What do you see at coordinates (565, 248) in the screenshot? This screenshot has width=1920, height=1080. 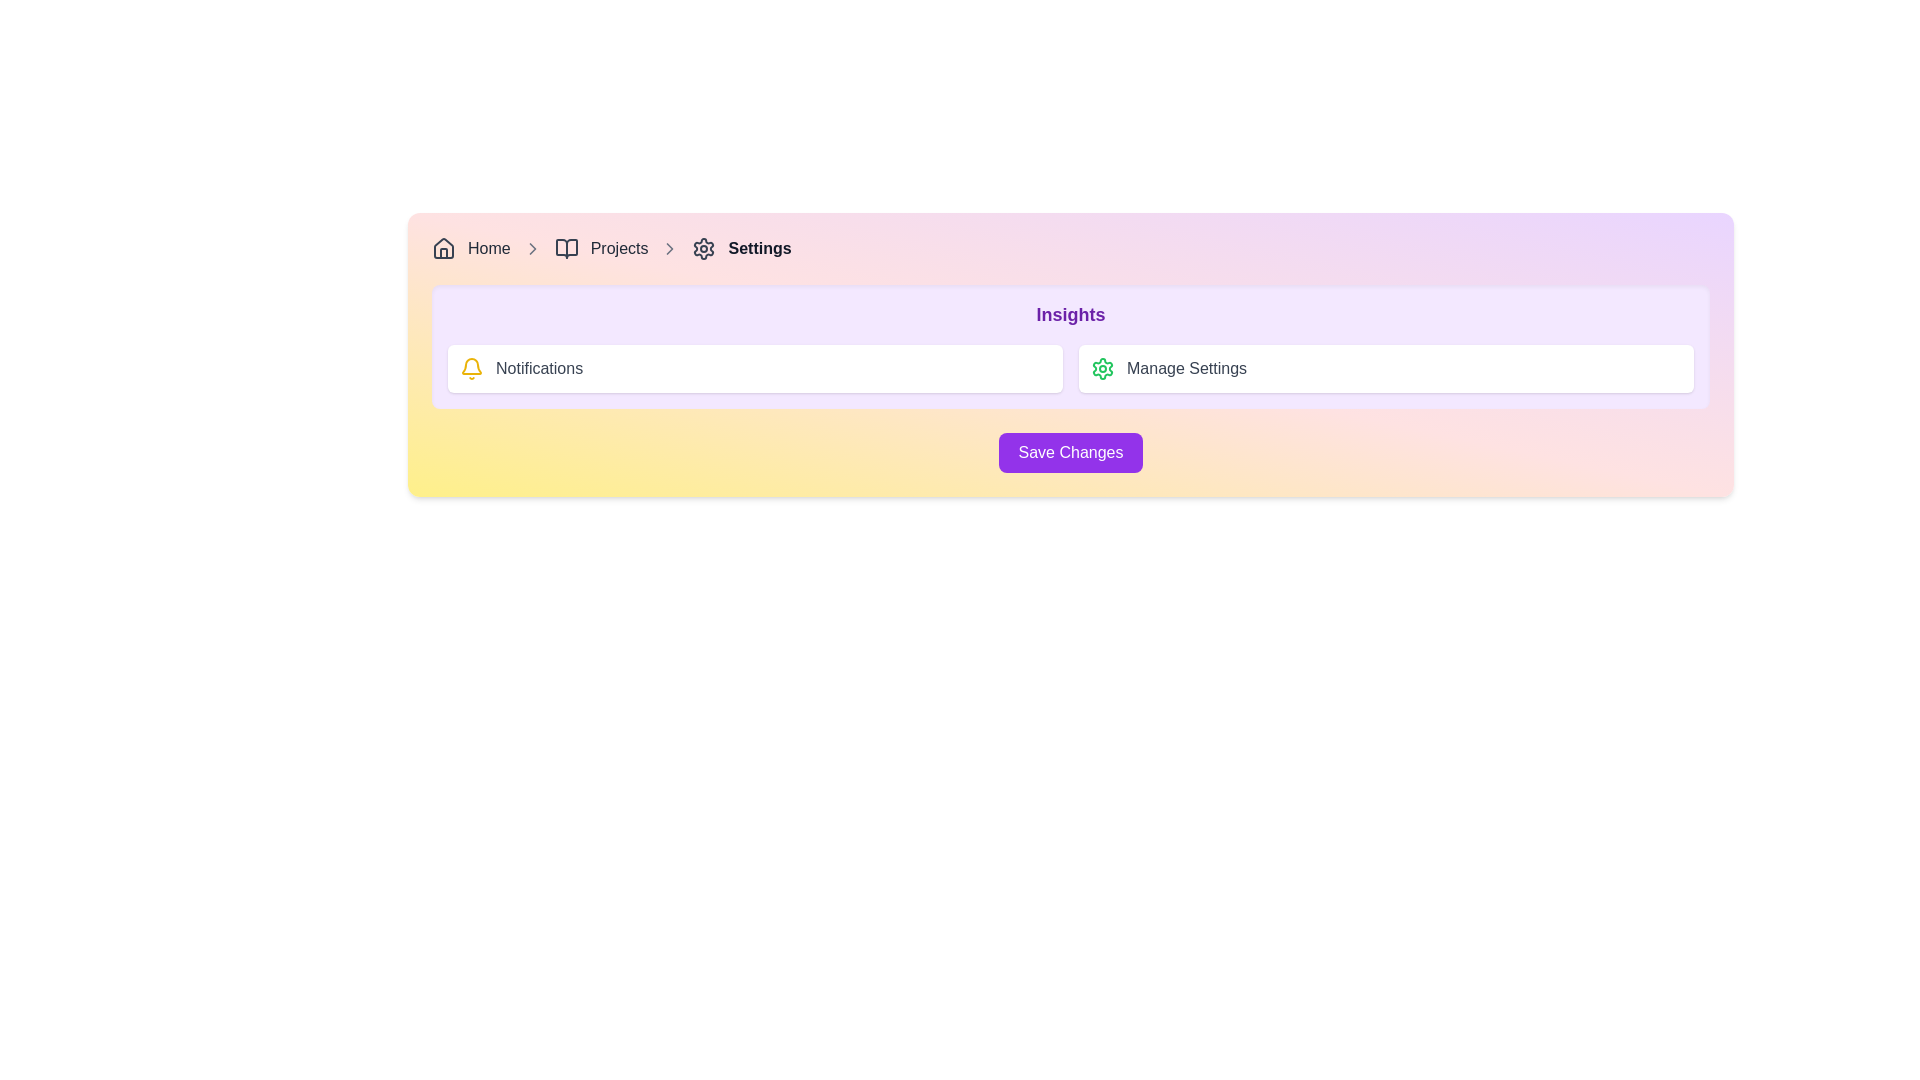 I see `the stylized book icon` at bounding box center [565, 248].